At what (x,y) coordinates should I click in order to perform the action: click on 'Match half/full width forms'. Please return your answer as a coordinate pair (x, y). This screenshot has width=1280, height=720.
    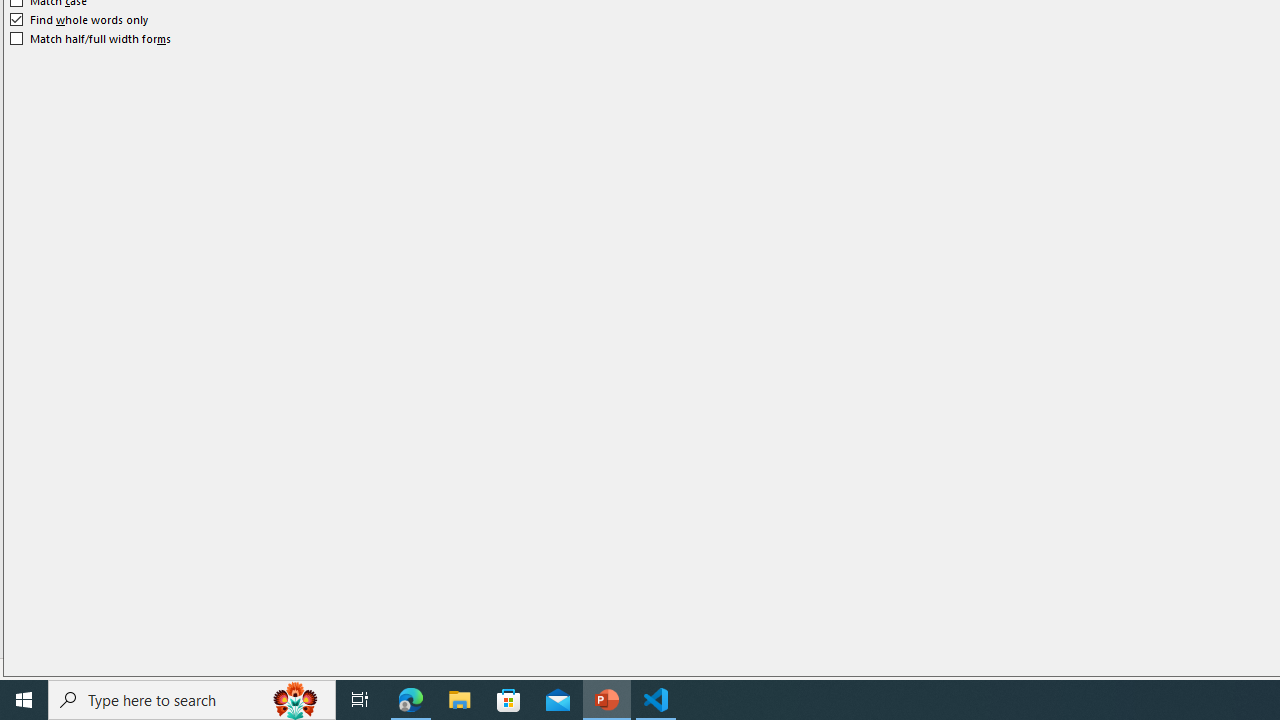
    Looking at the image, I should click on (90, 38).